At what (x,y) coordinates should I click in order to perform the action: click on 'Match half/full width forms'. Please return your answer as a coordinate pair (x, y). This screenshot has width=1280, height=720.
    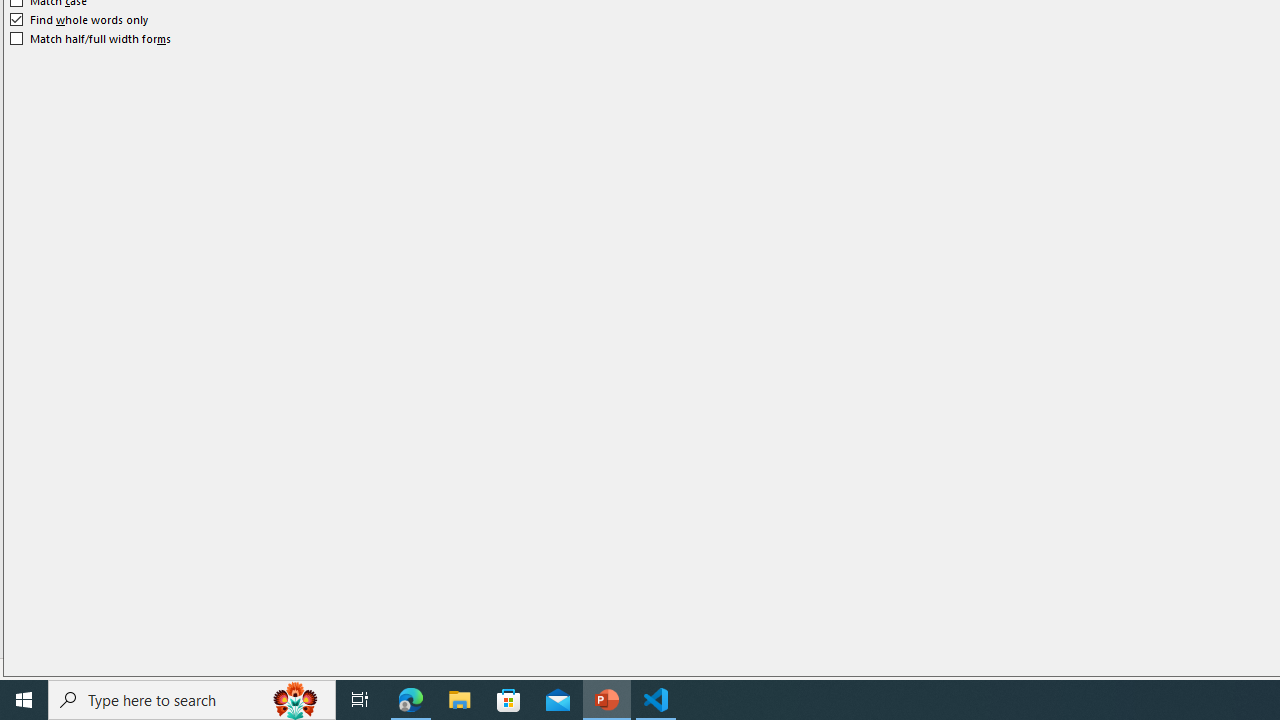
    Looking at the image, I should click on (90, 38).